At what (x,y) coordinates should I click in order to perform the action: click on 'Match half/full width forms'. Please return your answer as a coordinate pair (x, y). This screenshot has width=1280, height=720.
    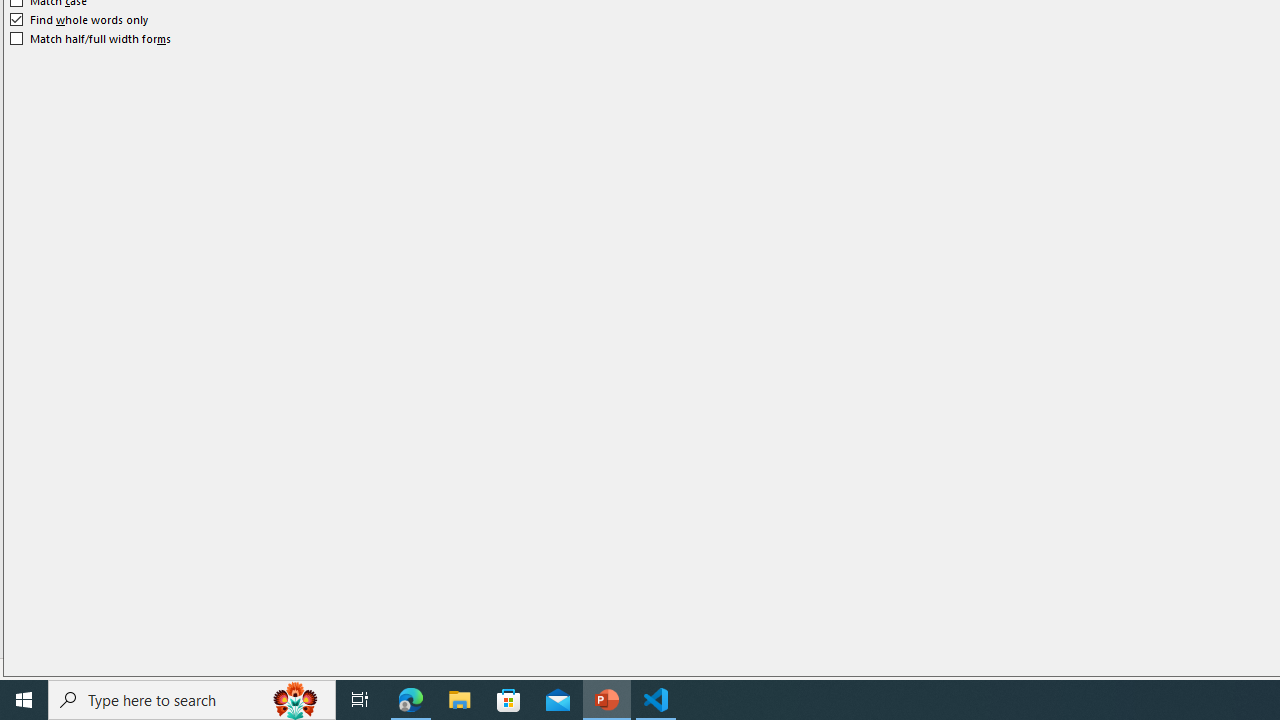
    Looking at the image, I should click on (90, 38).